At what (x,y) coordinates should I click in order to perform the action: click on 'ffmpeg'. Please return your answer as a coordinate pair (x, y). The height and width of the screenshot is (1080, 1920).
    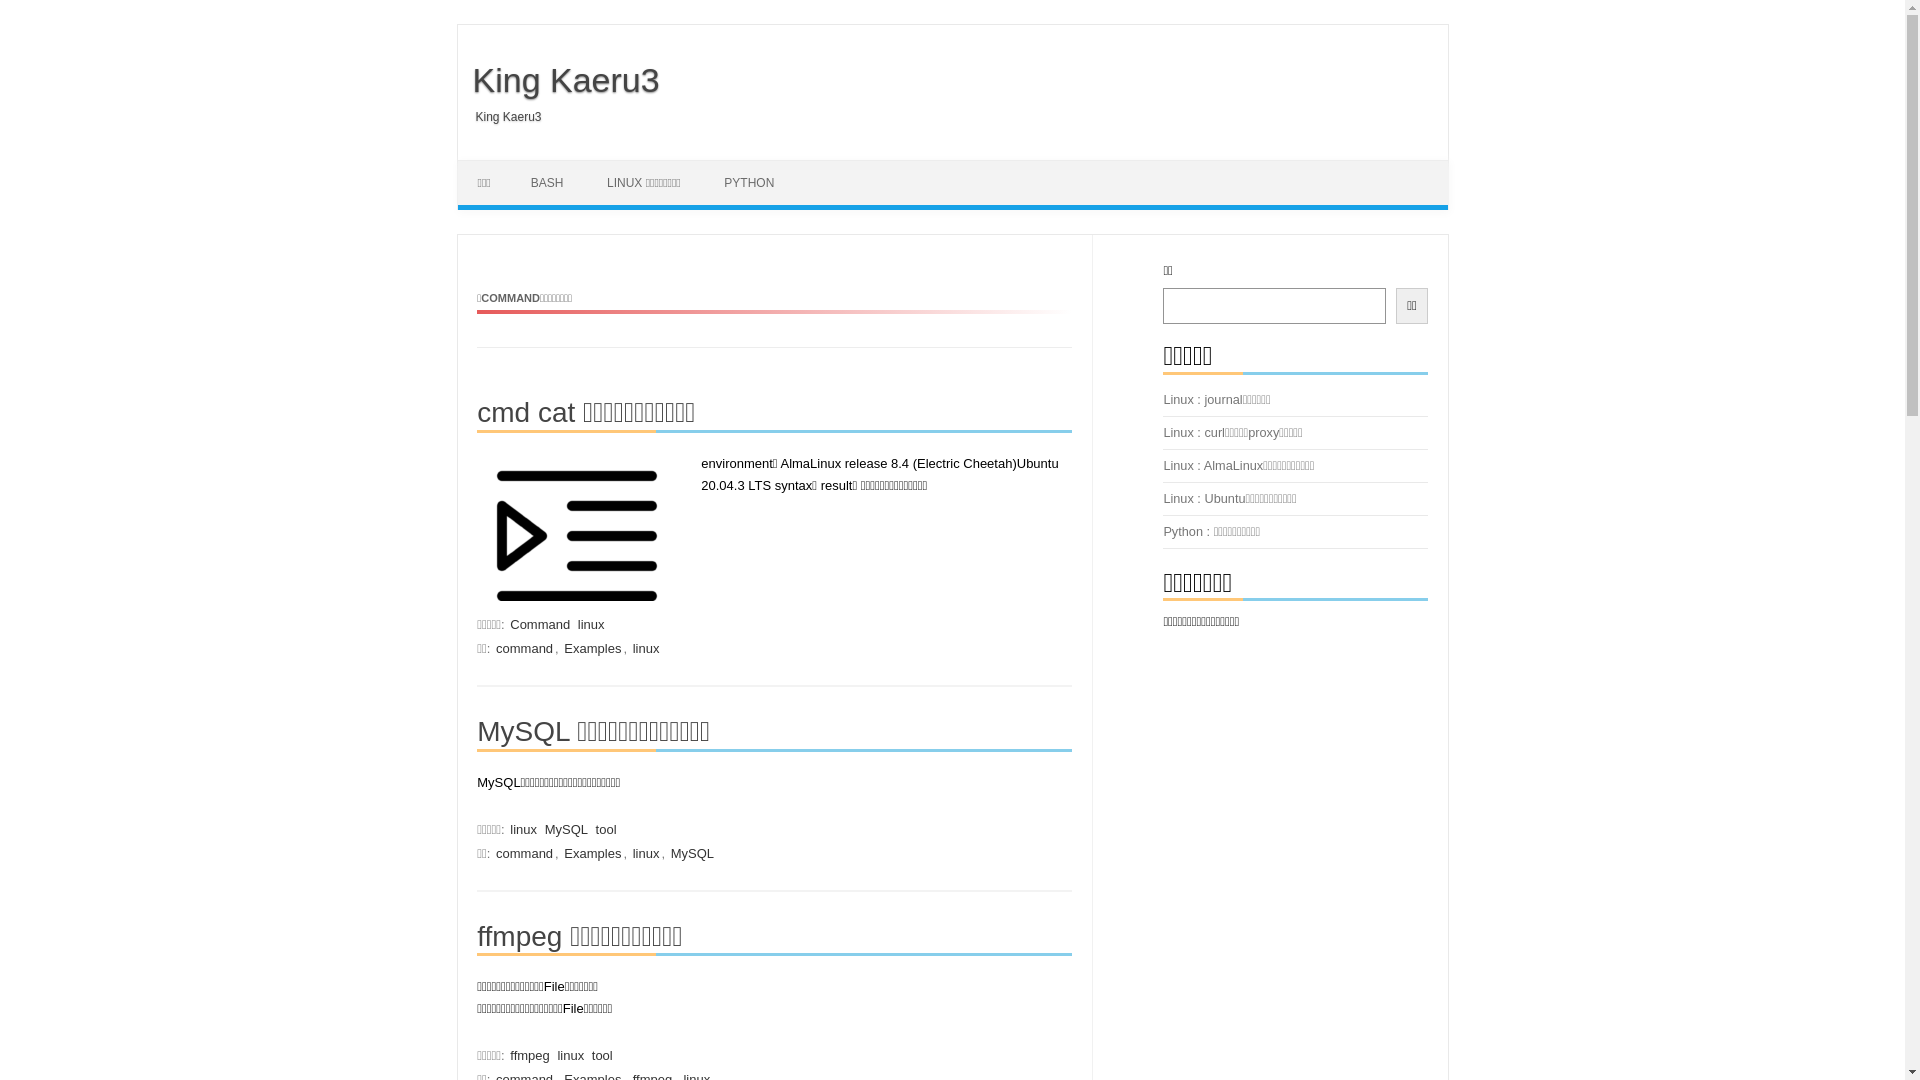
    Looking at the image, I should click on (529, 1054).